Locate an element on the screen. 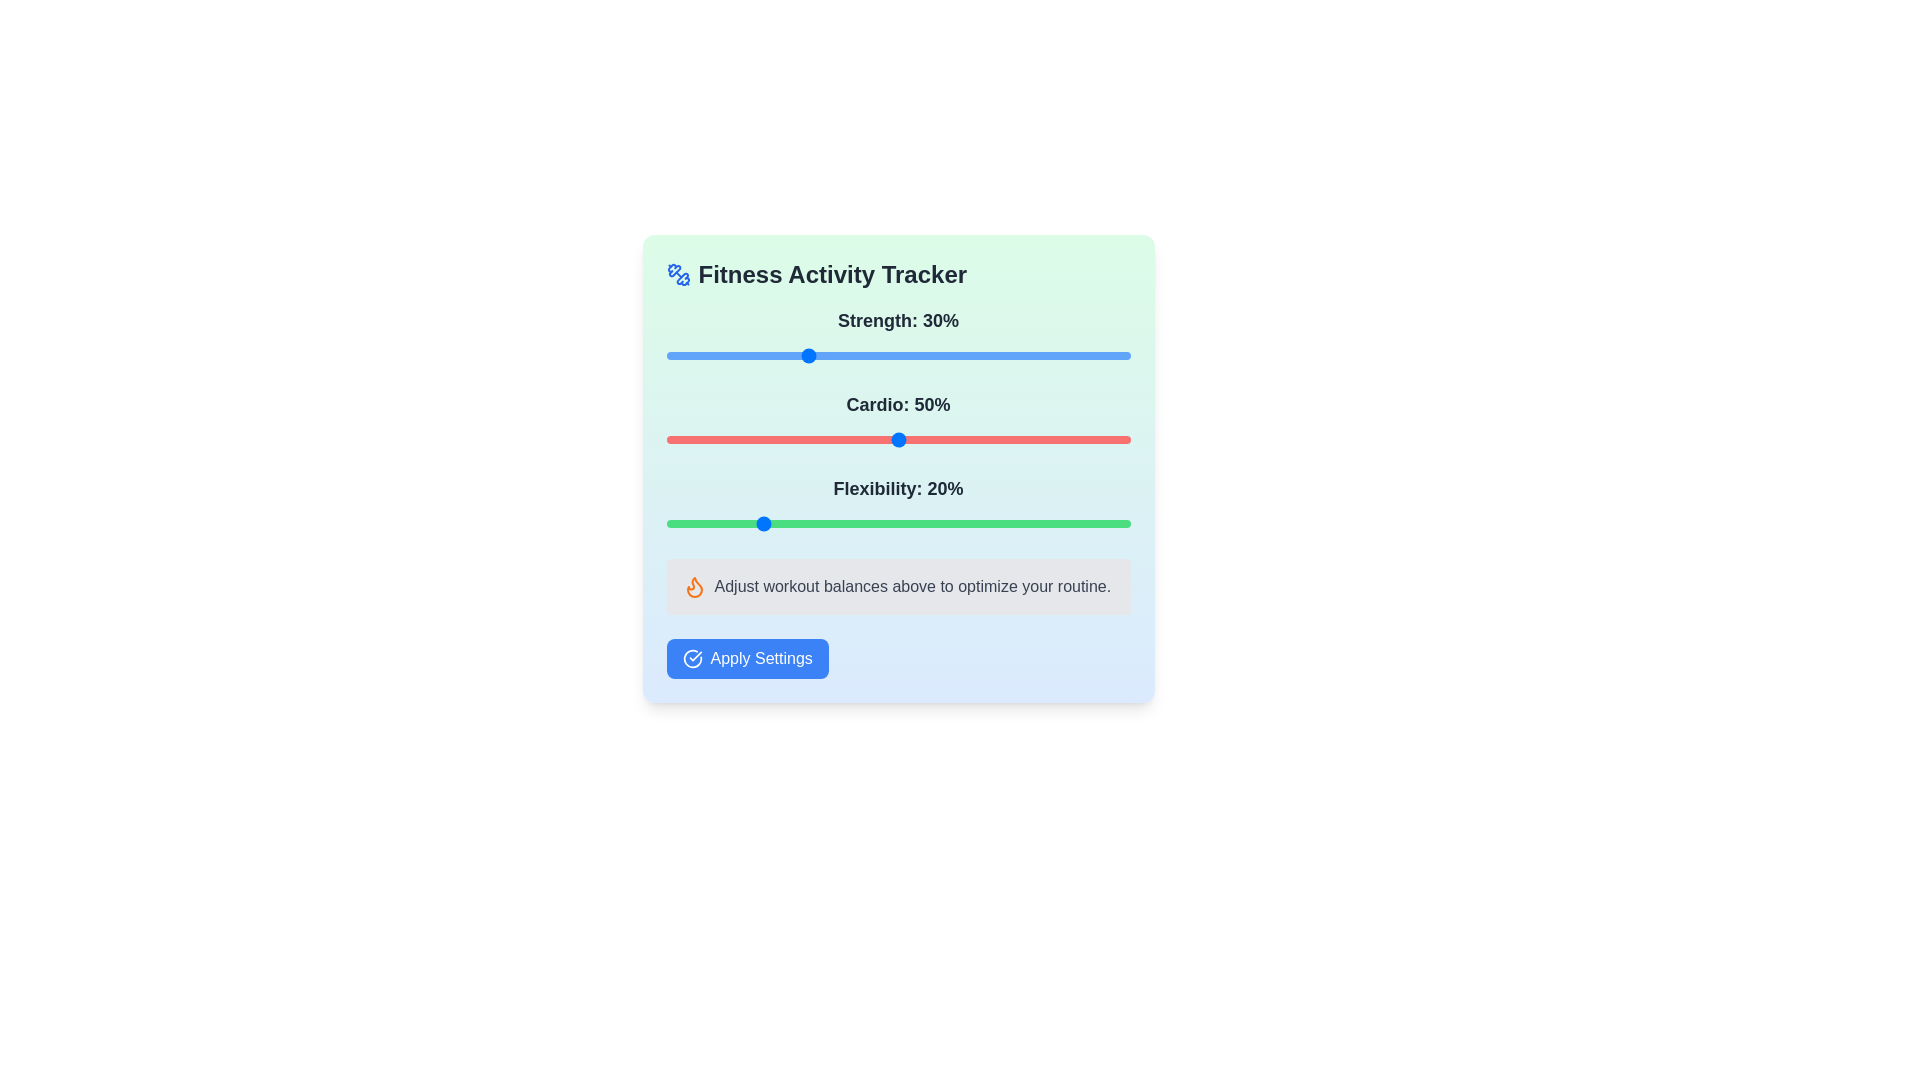  the slider handle located below the text 'Flexibility: 20%' is located at coordinates (897, 523).